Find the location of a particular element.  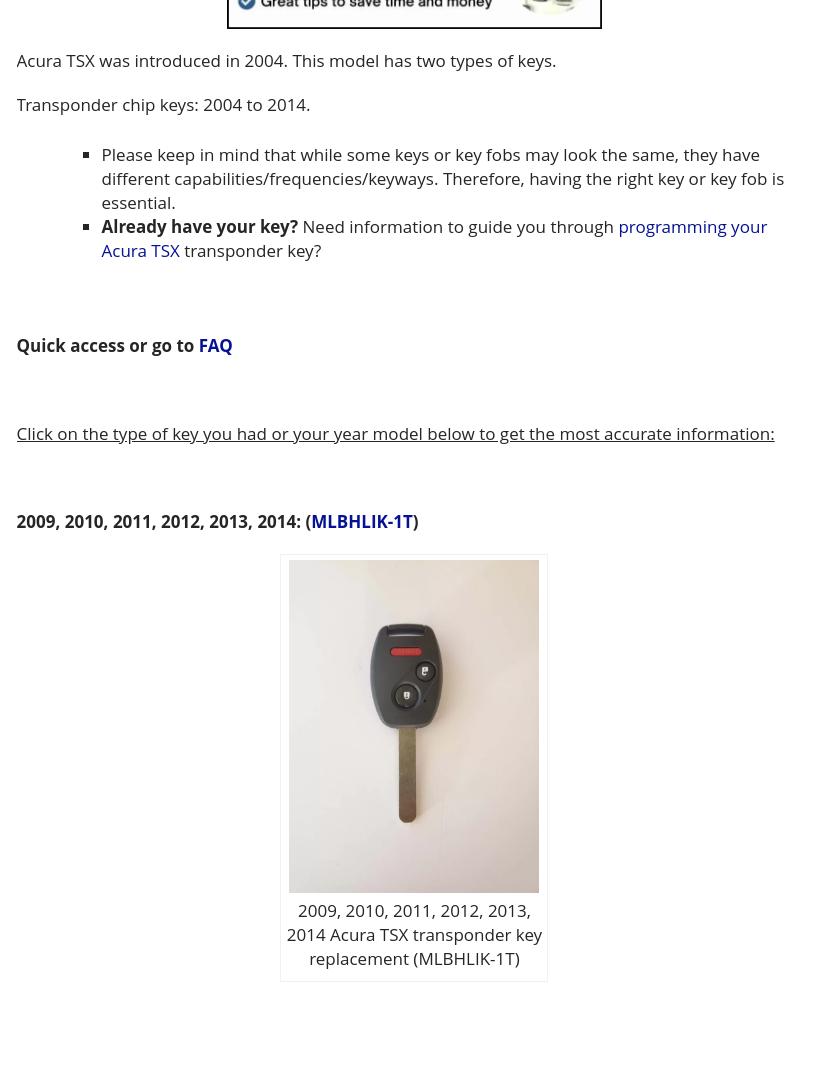

'Transponder chip keys: 2004 to 2014.' is located at coordinates (162, 104).